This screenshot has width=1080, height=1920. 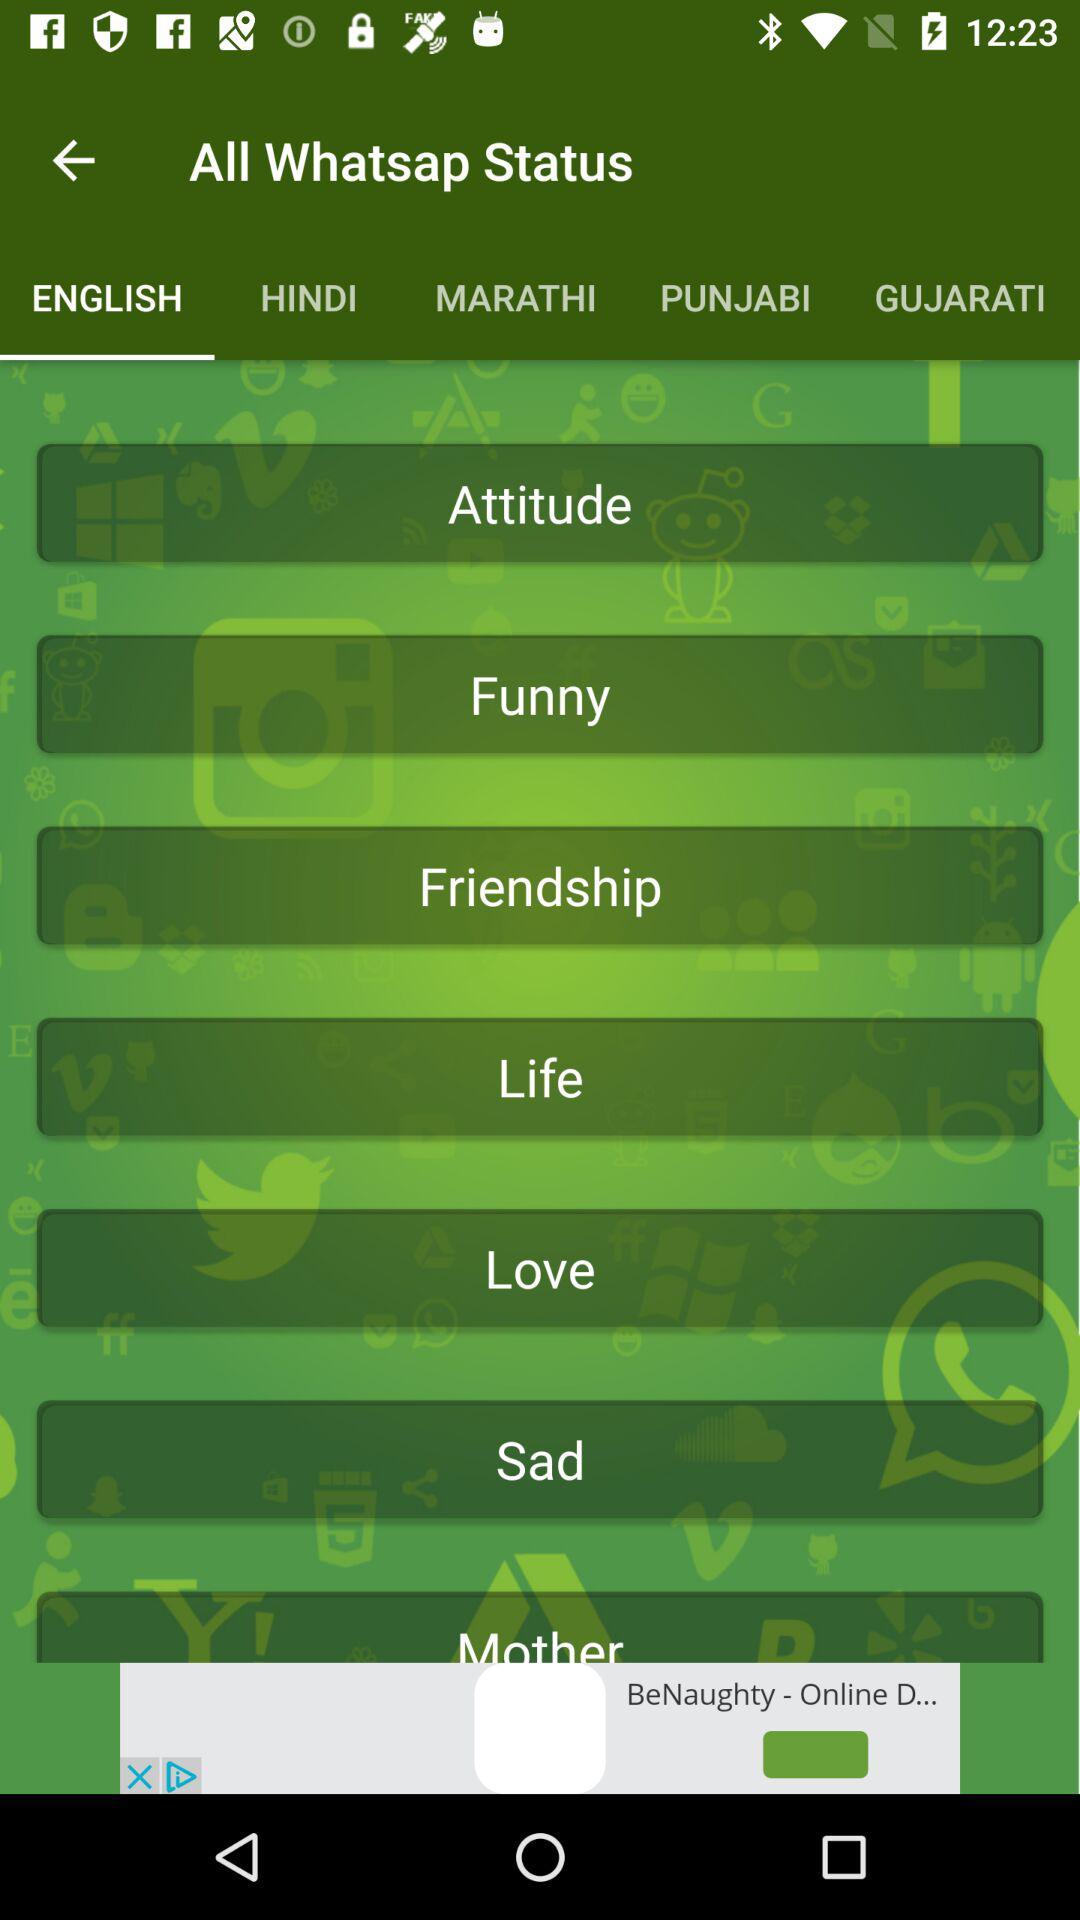 What do you see at coordinates (540, 1727) in the screenshot?
I see `see the advertisement` at bounding box center [540, 1727].